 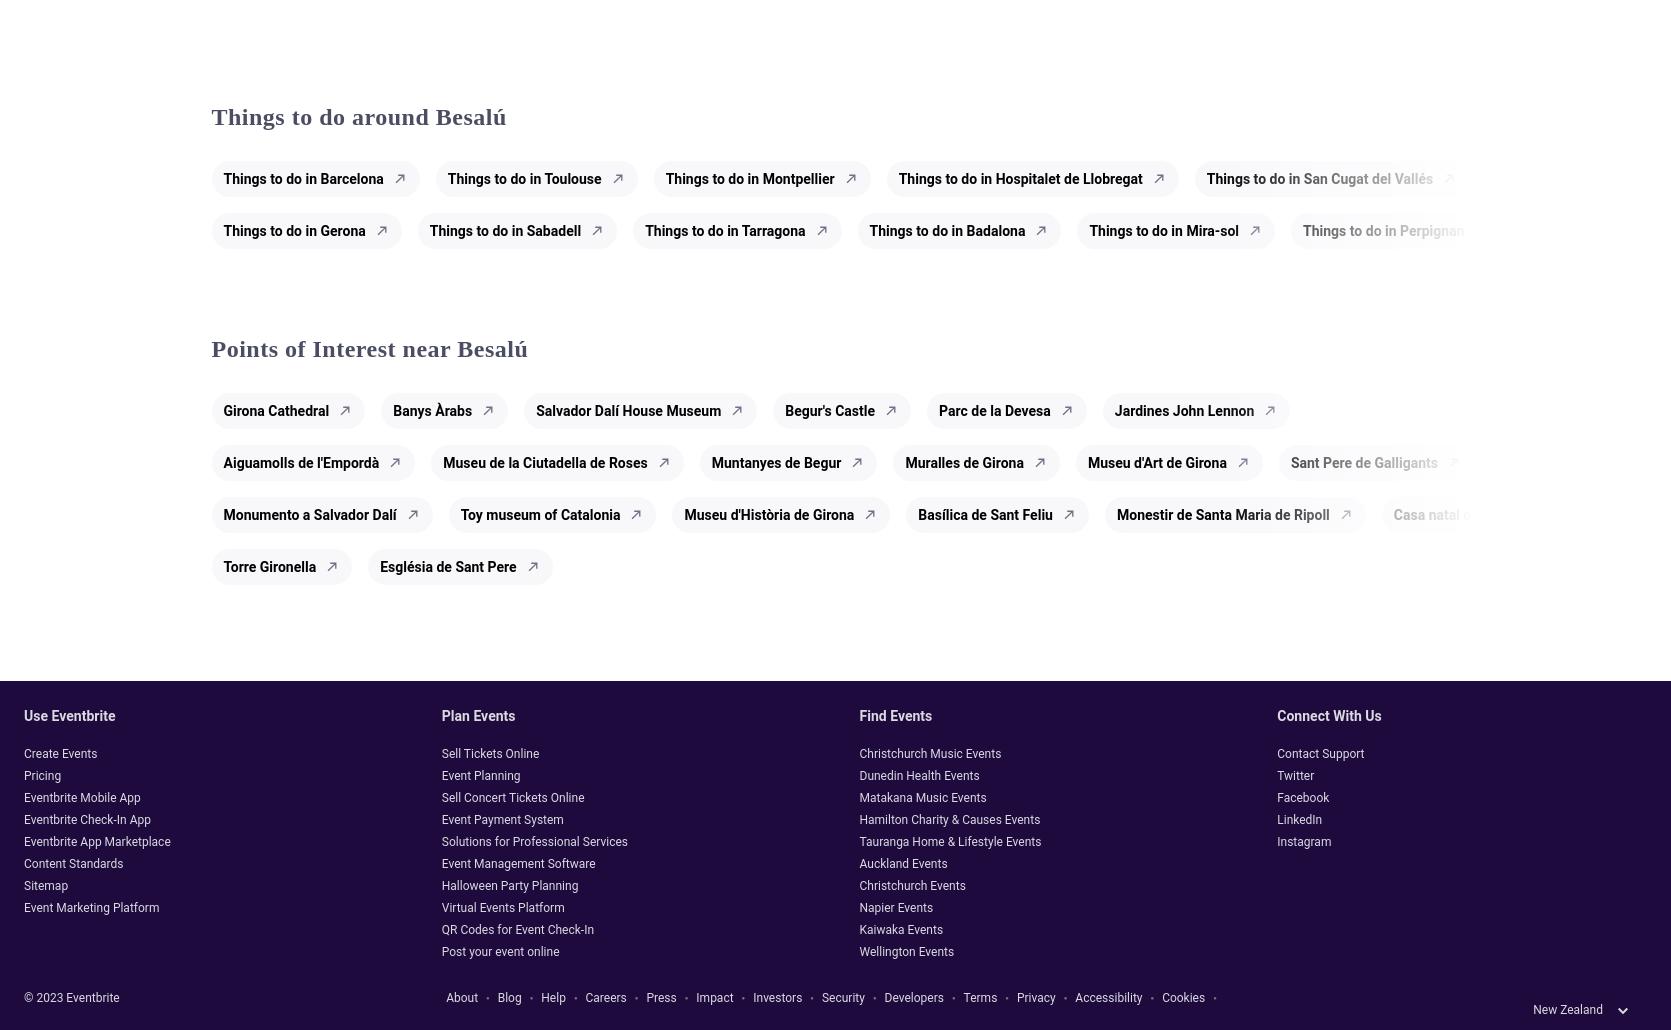 I want to click on 'Jardines John Lennon', so click(x=1184, y=410).